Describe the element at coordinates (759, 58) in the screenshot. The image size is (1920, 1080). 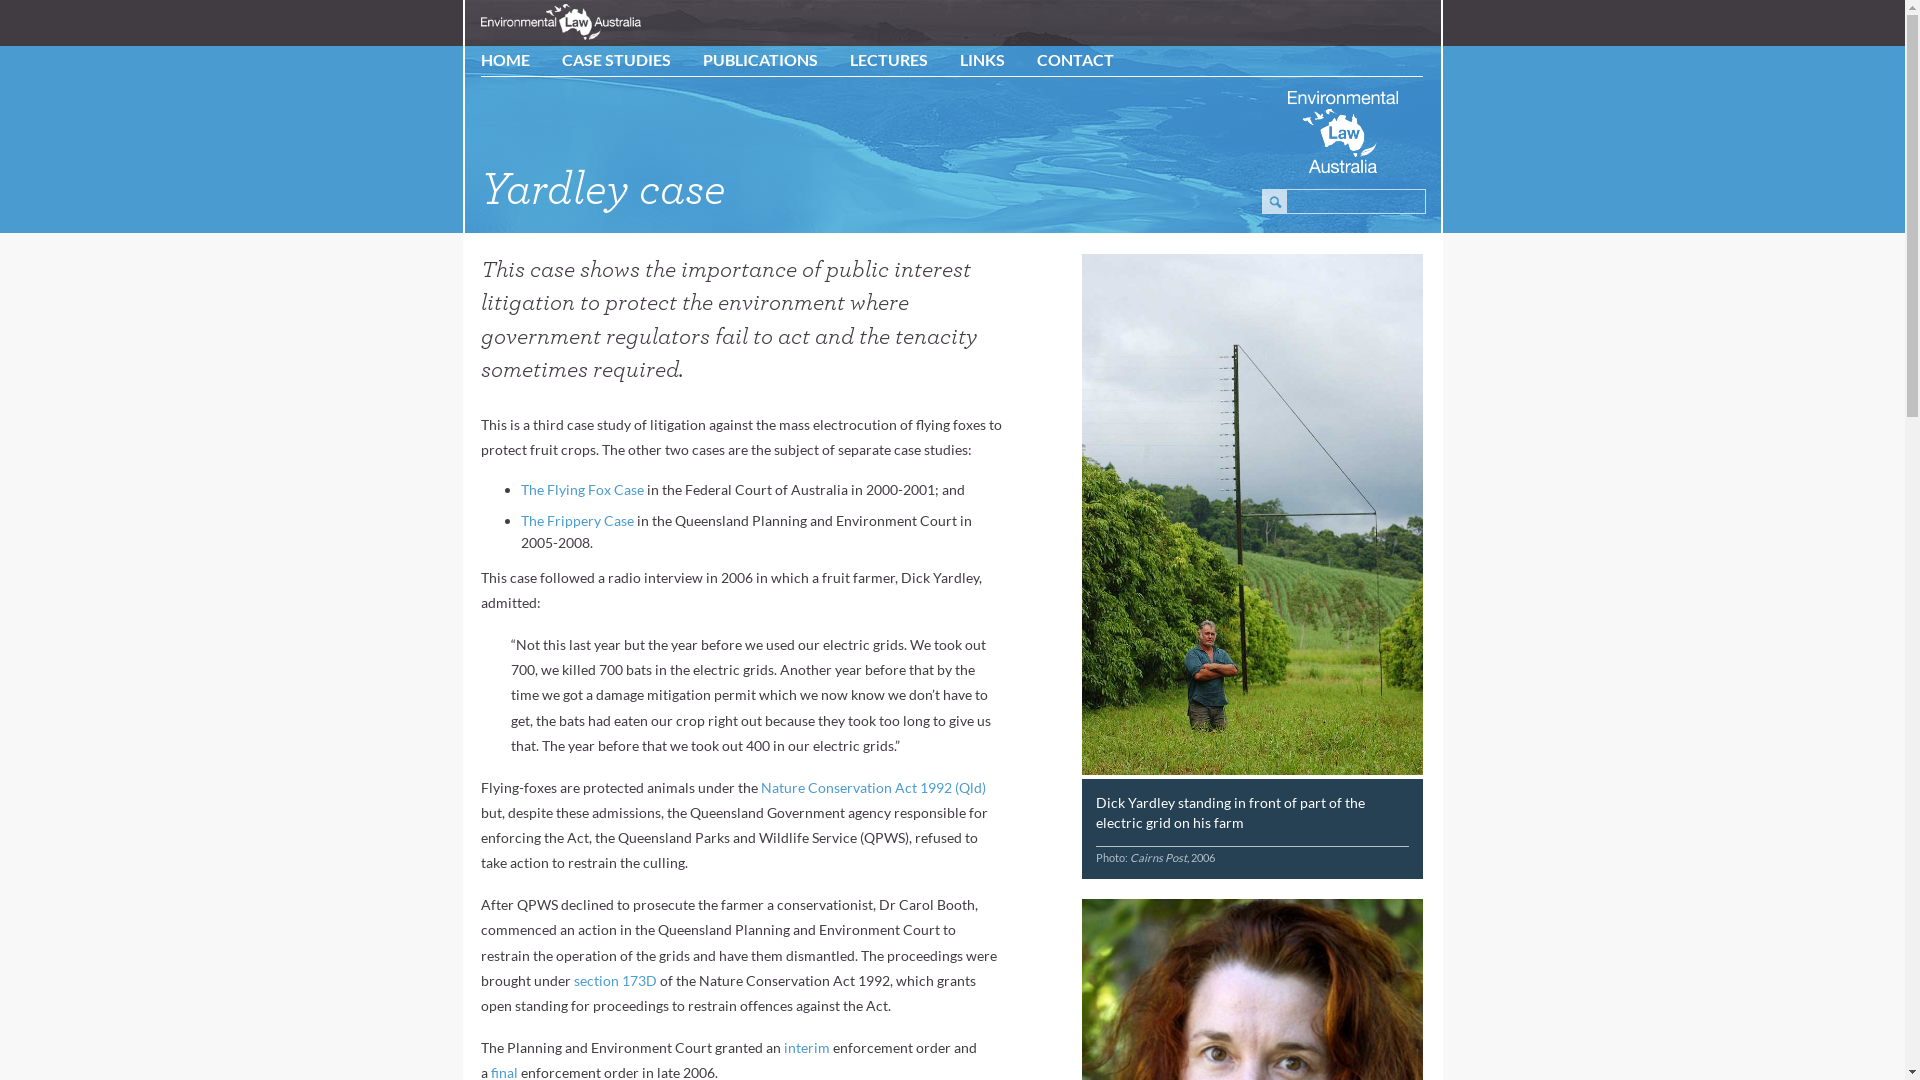
I see `'PUBLICATIONS'` at that location.